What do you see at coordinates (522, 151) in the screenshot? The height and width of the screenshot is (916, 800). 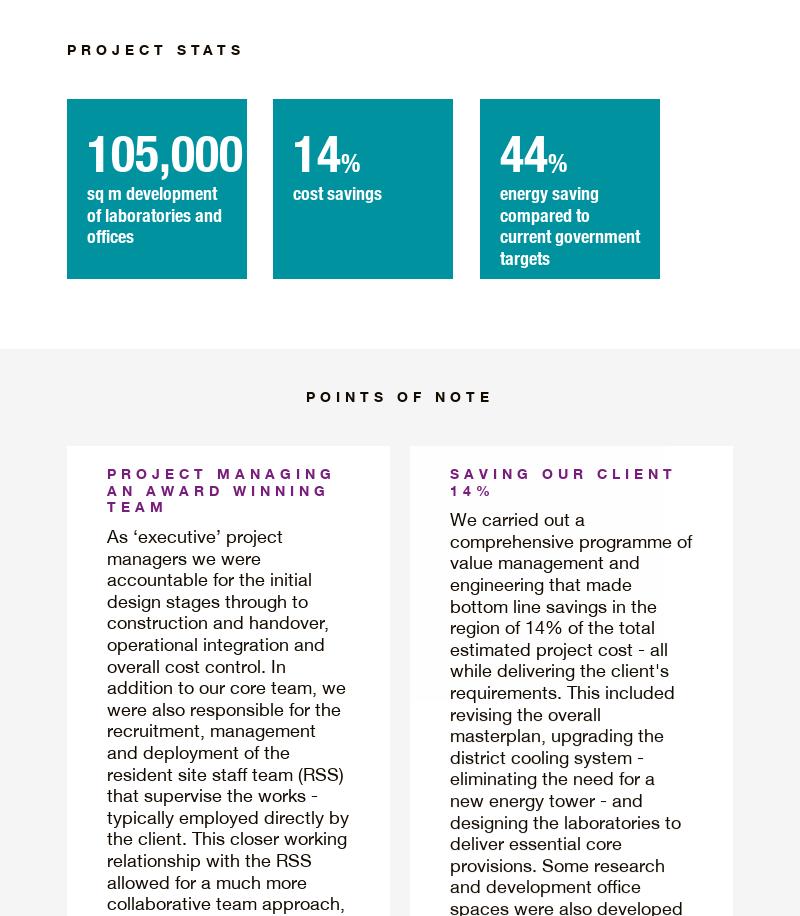 I see `'44'` at bounding box center [522, 151].